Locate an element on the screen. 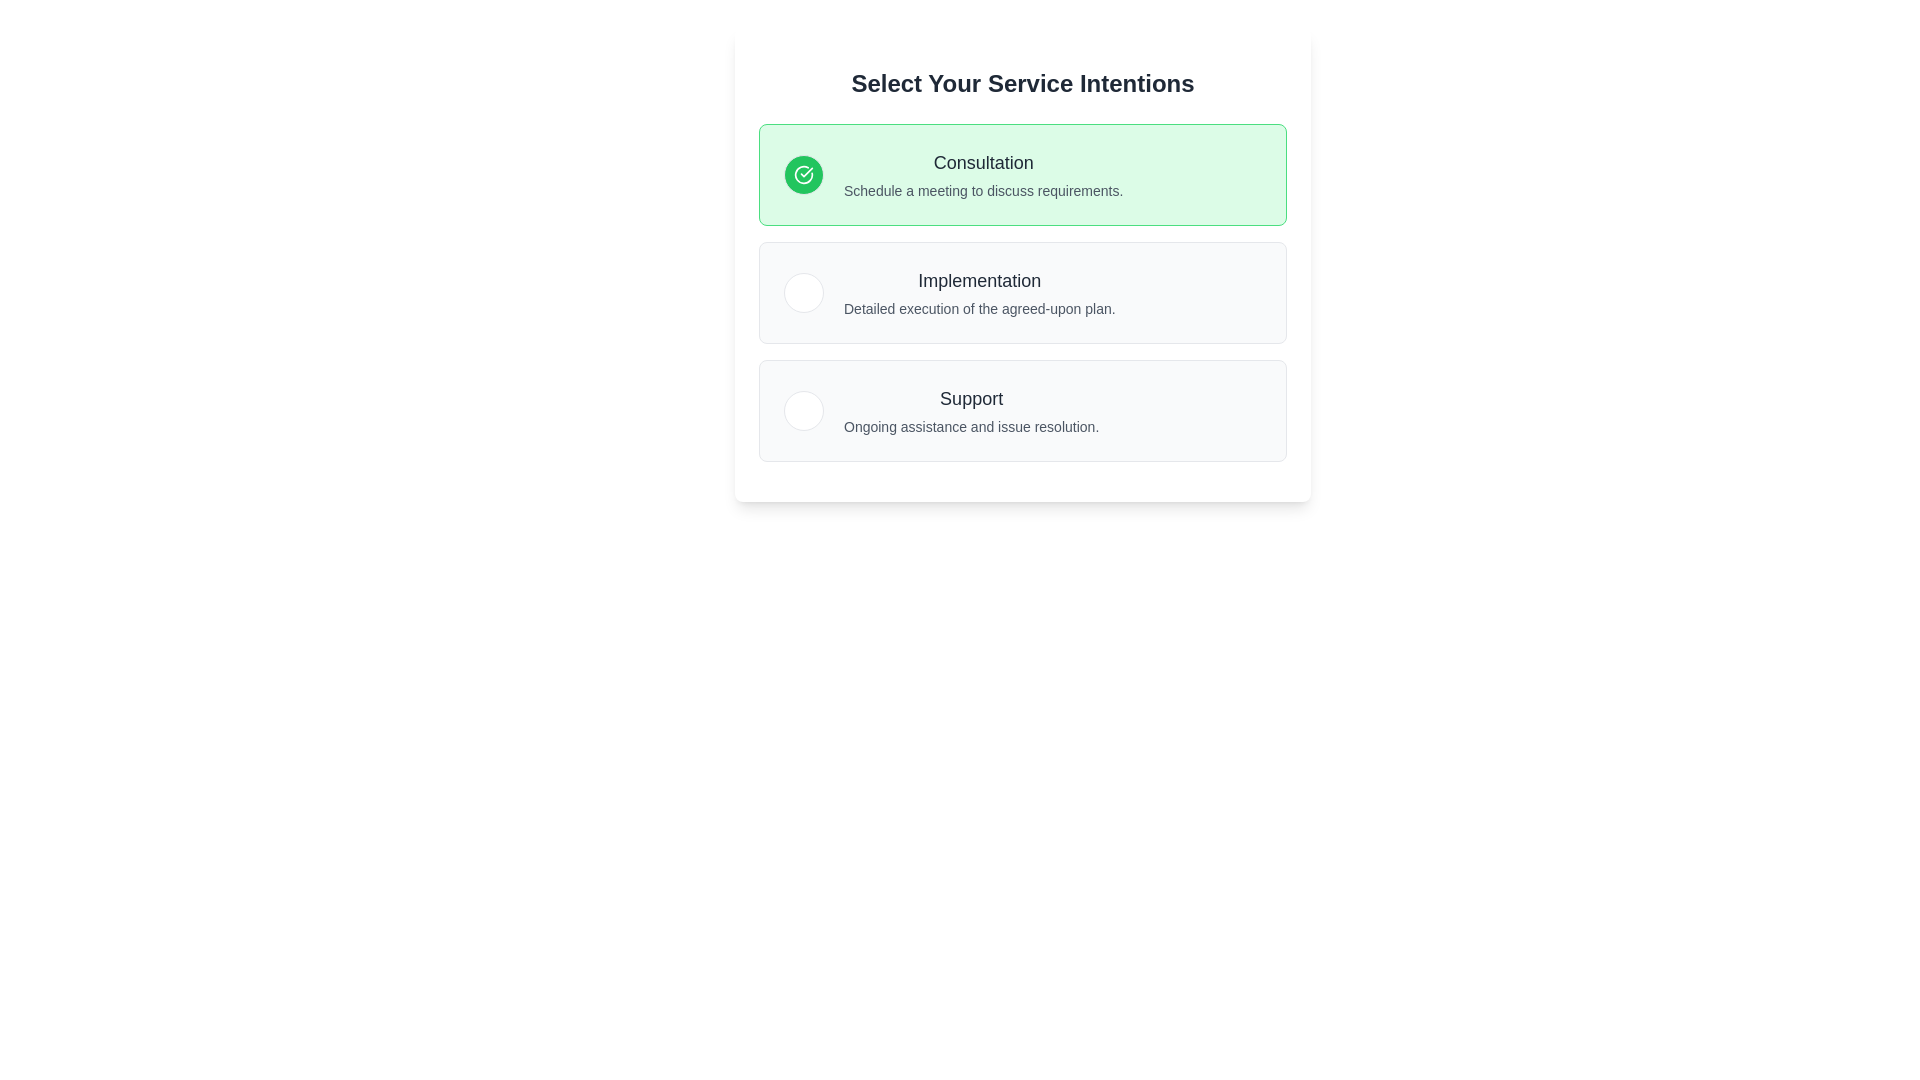 The width and height of the screenshot is (1920, 1080). to select the 'Implementation' option in the selectable list item, which contains a circular icon on the left and the text 'Implementation' and 'Detailed execution of the agreed-upon plan.' is located at coordinates (948, 293).